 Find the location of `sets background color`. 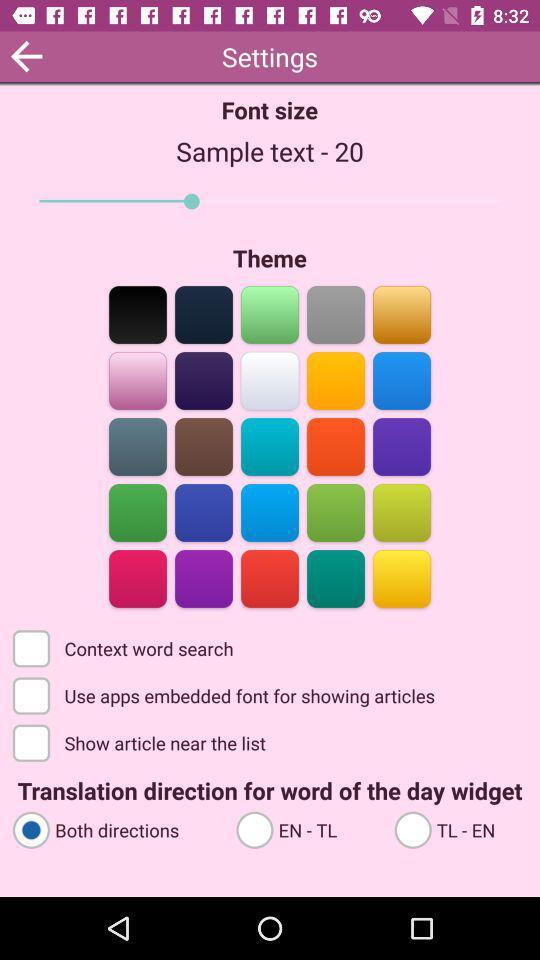

sets background color is located at coordinates (335, 445).